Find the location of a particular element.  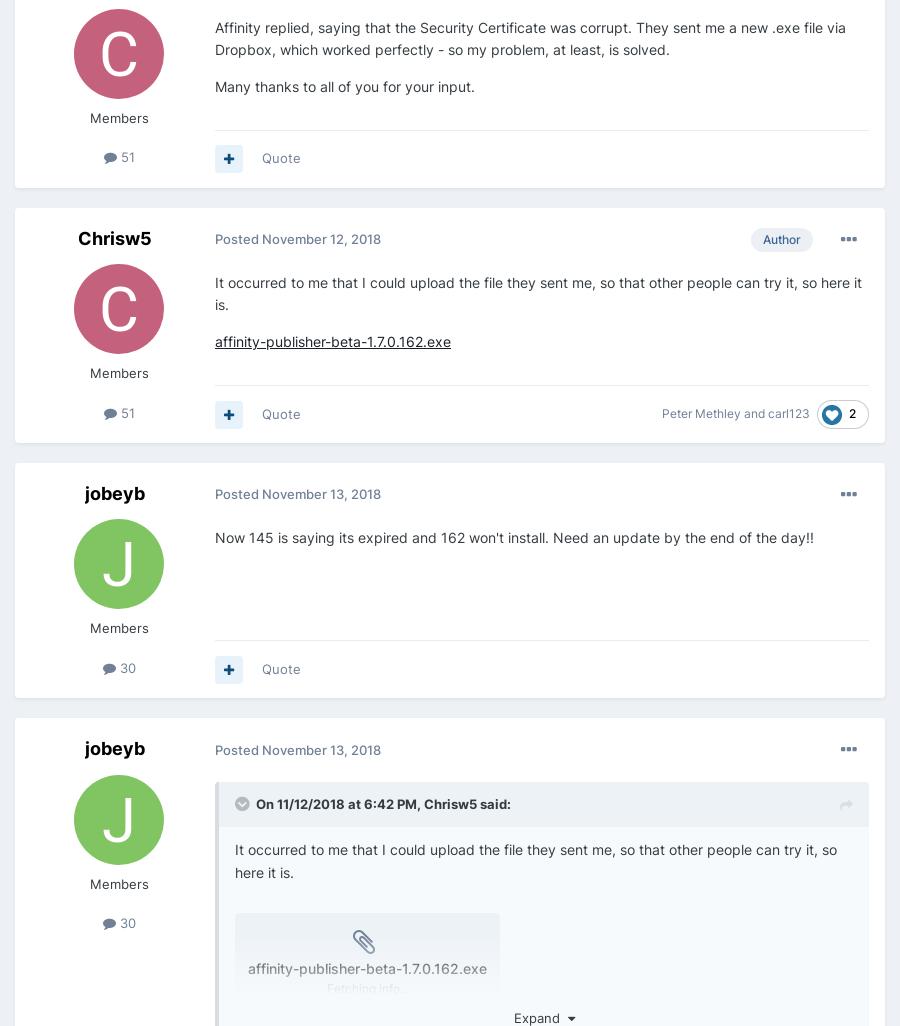

'Now 145 is saying its expired and 162 won't install. Need an update by the end of the day!!' is located at coordinates (513, 537).